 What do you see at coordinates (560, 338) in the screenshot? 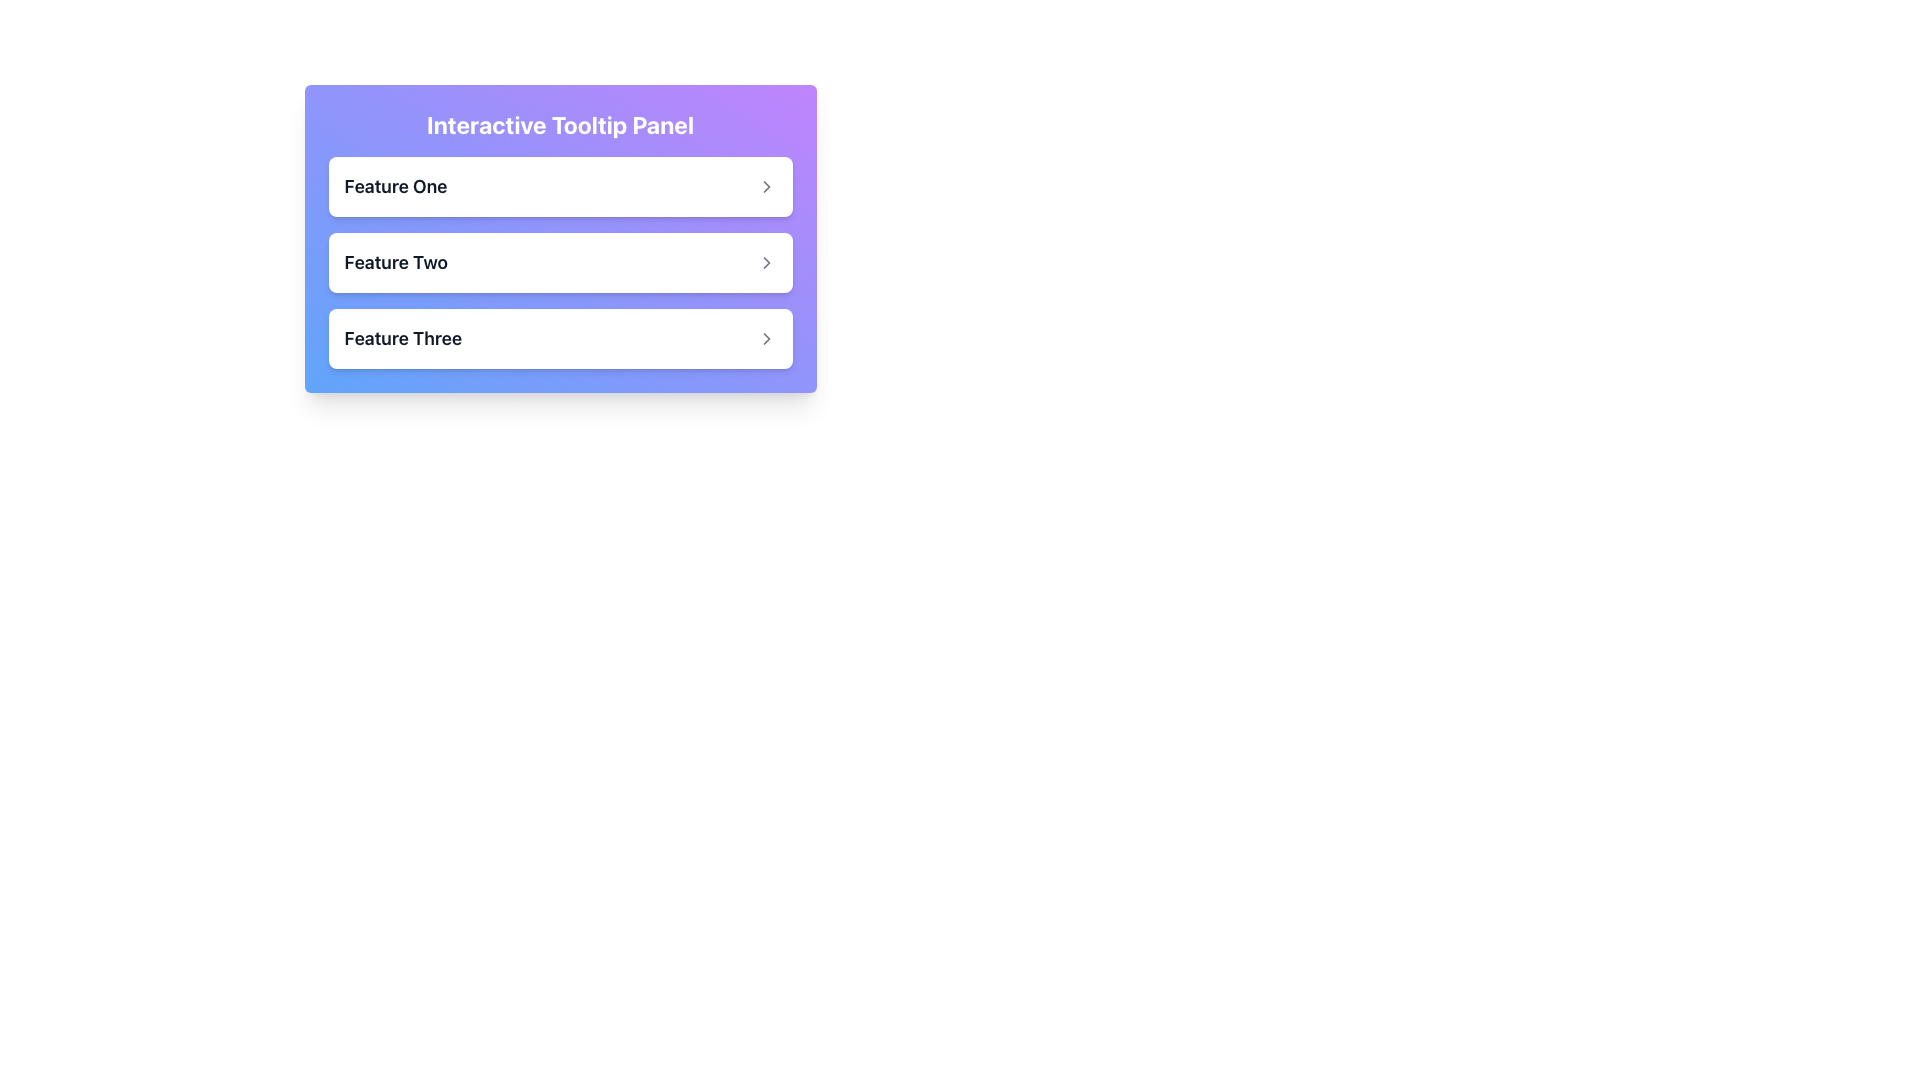
I see `the Interactive List Item for 'Feature Three'` at bounding box center [560, 338].